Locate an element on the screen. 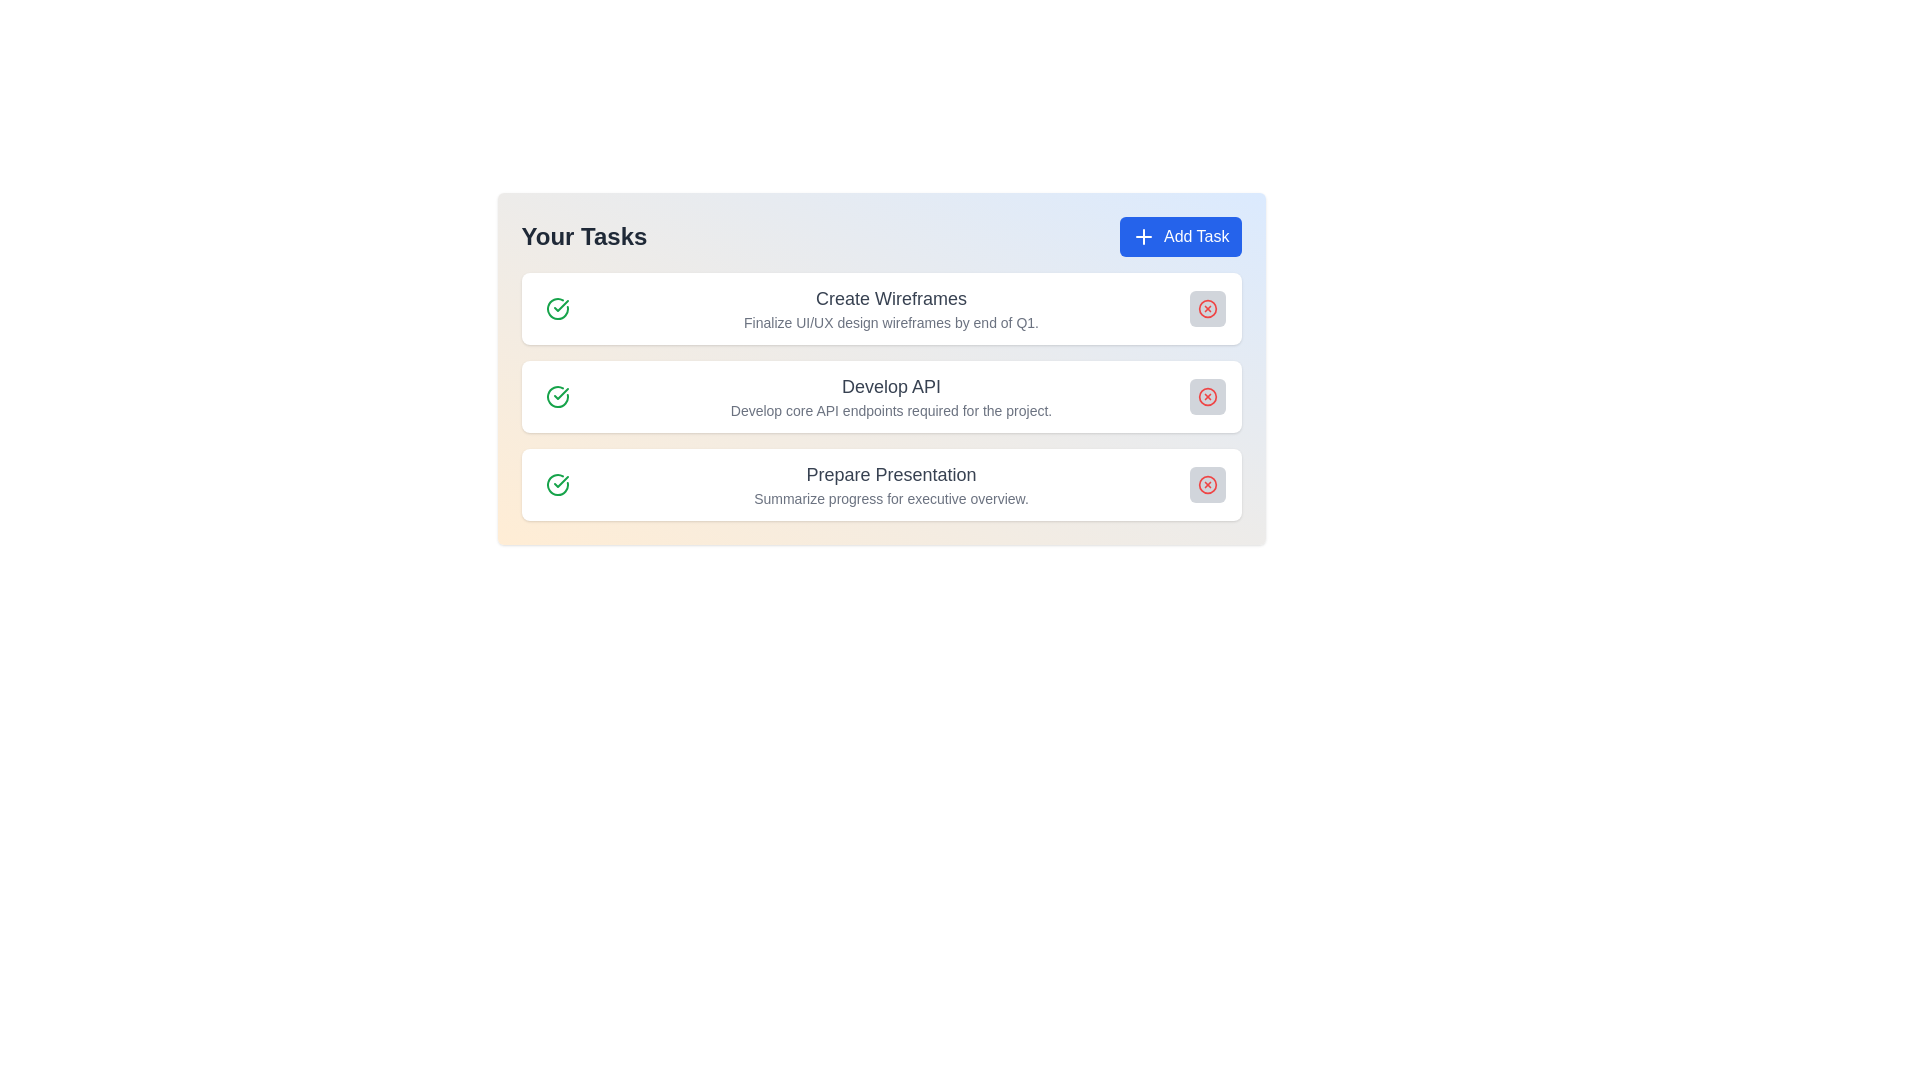 The image size is (1920, 1080). the static text that reads 'Summarize progress for executive overview.' located beneath the title 'Prepare Presentation' within the third task card is located at coordinates (890, 497).